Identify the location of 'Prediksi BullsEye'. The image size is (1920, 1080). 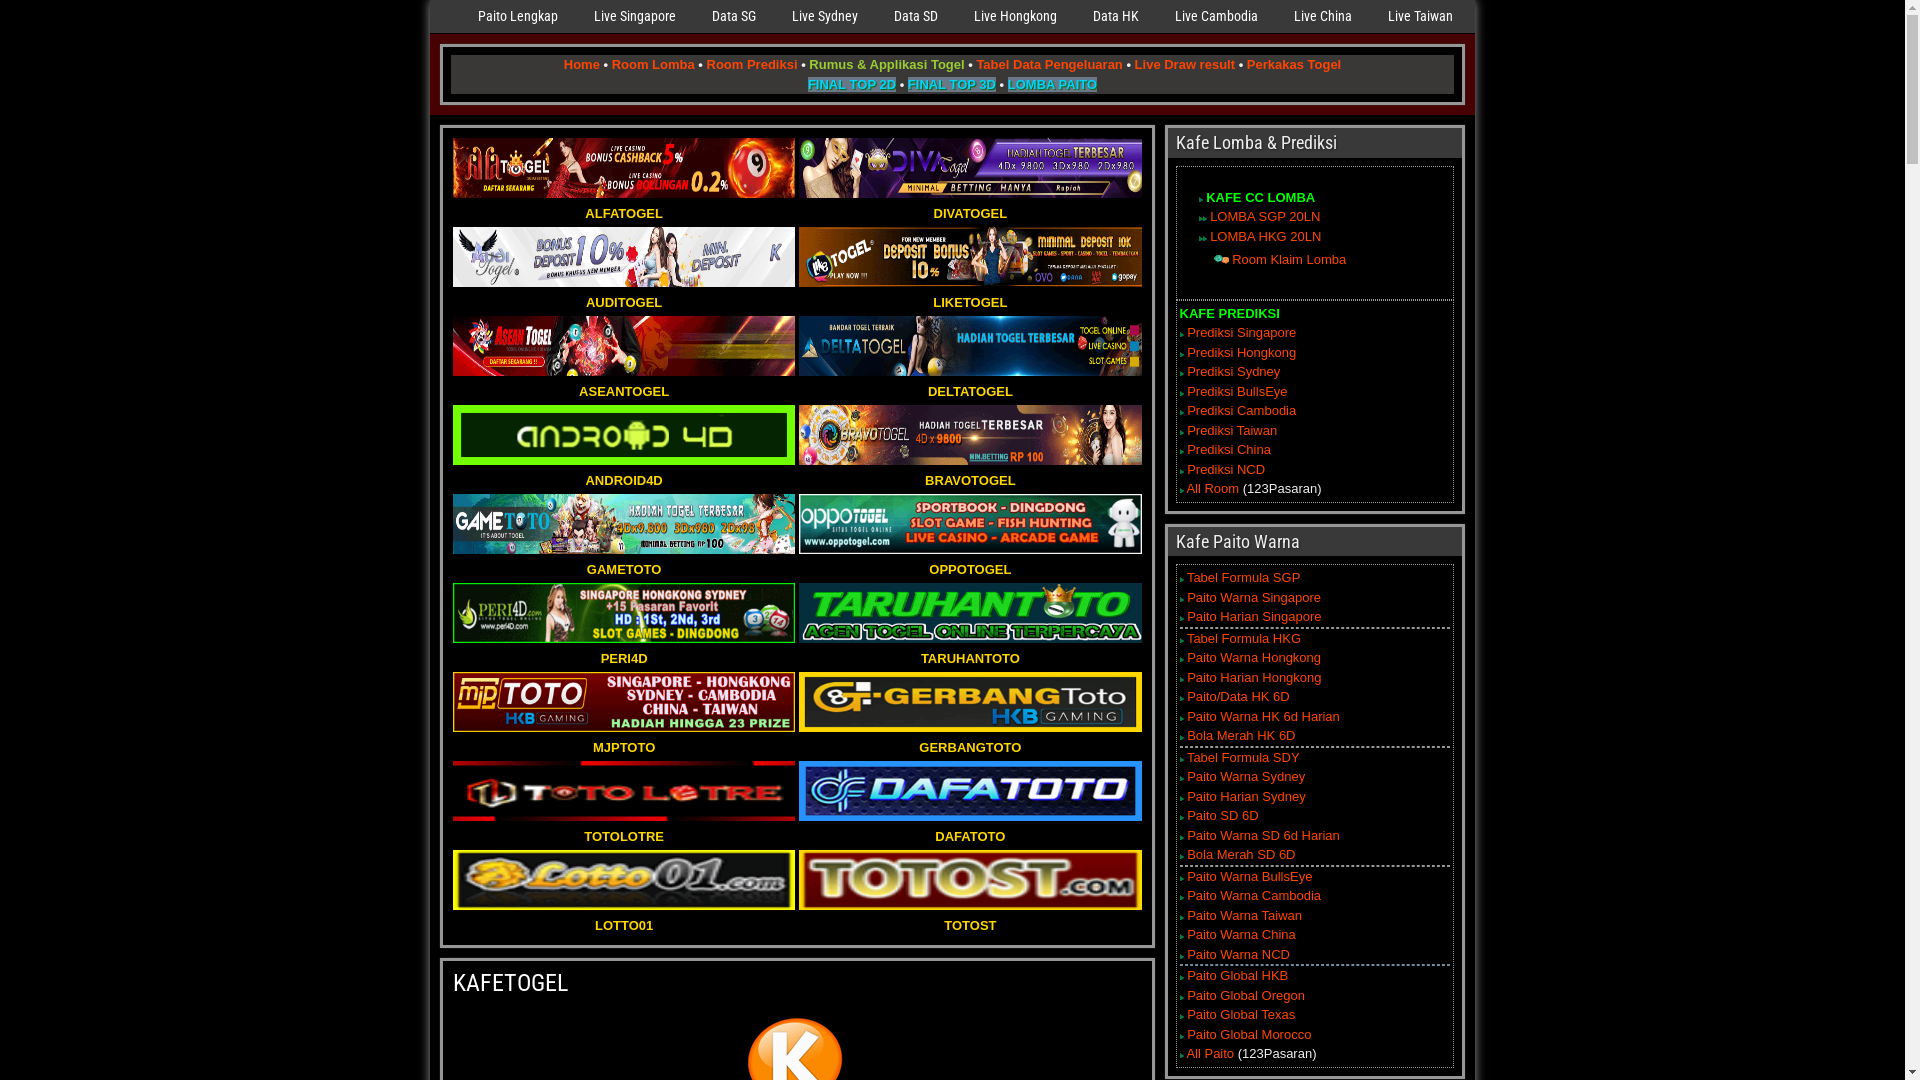
(1236, 391).